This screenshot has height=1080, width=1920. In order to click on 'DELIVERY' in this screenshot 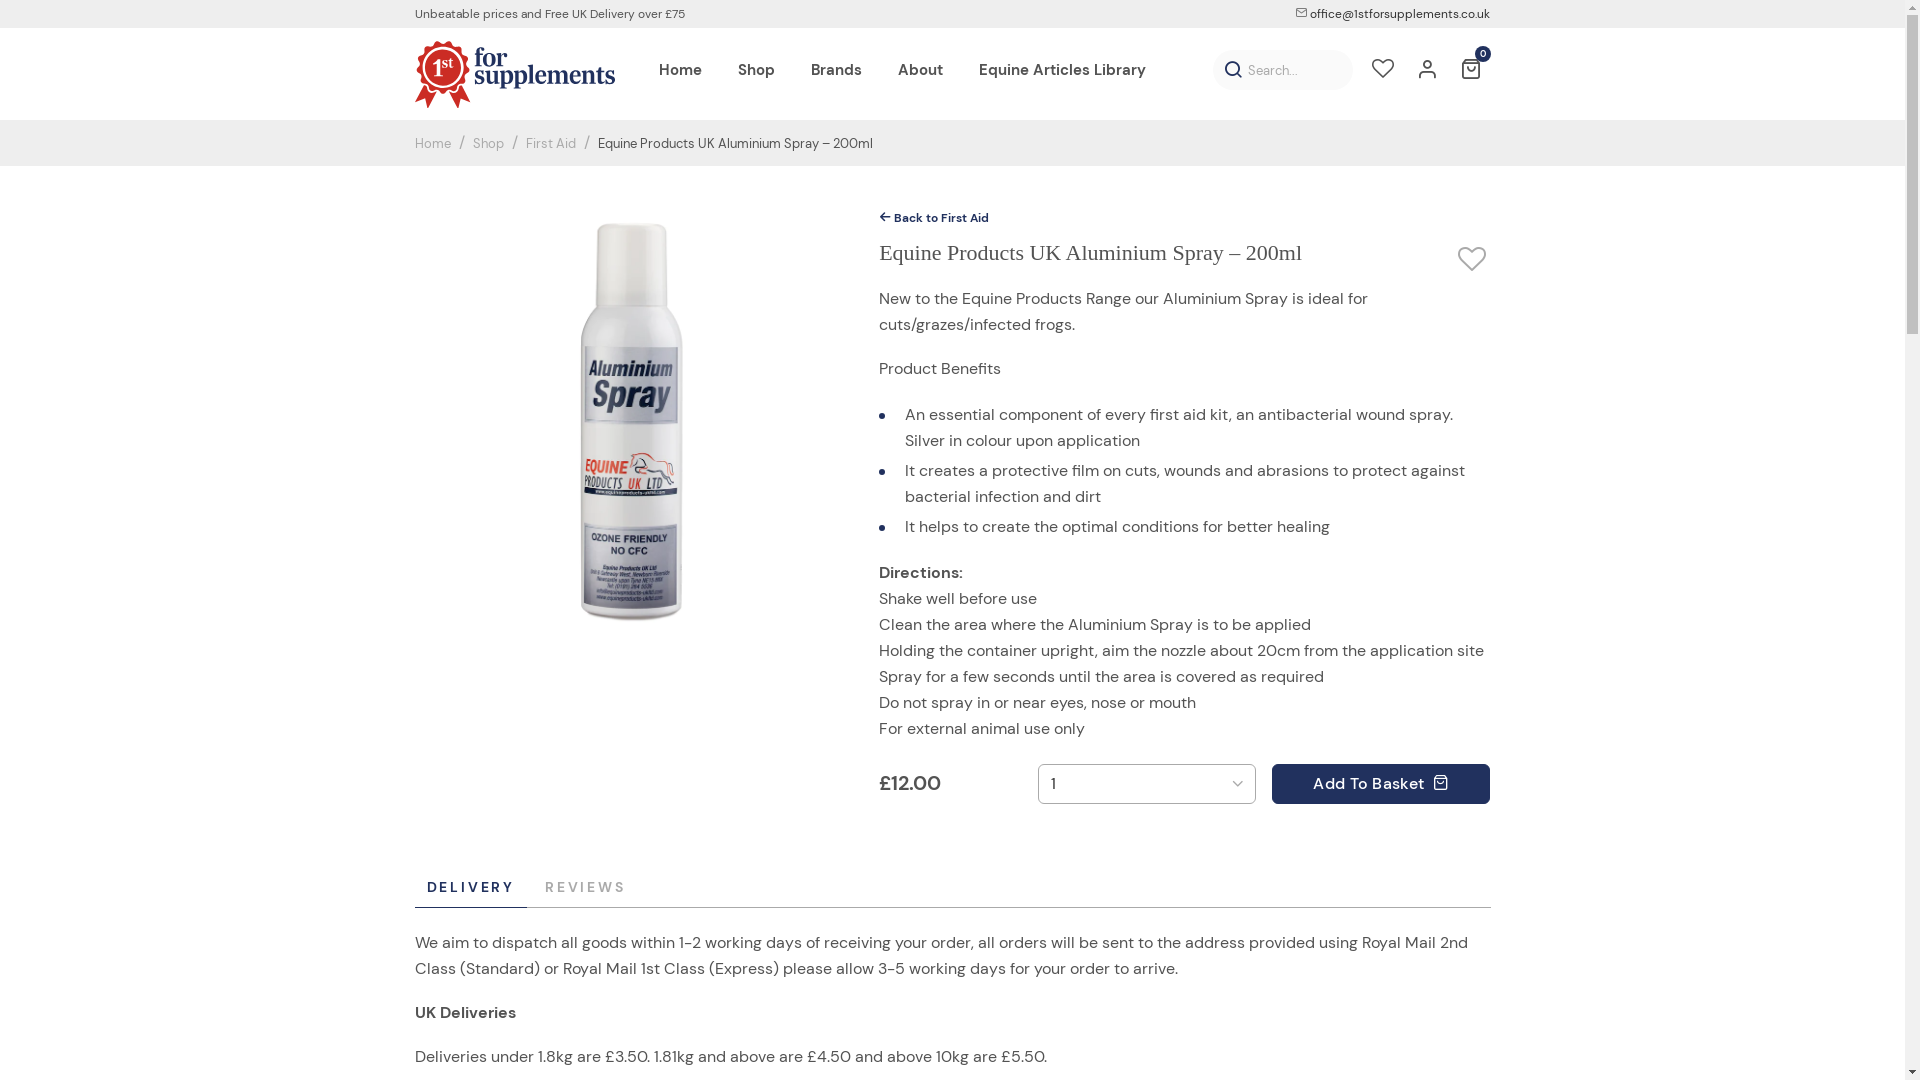, I will do `click(469, 886)`.